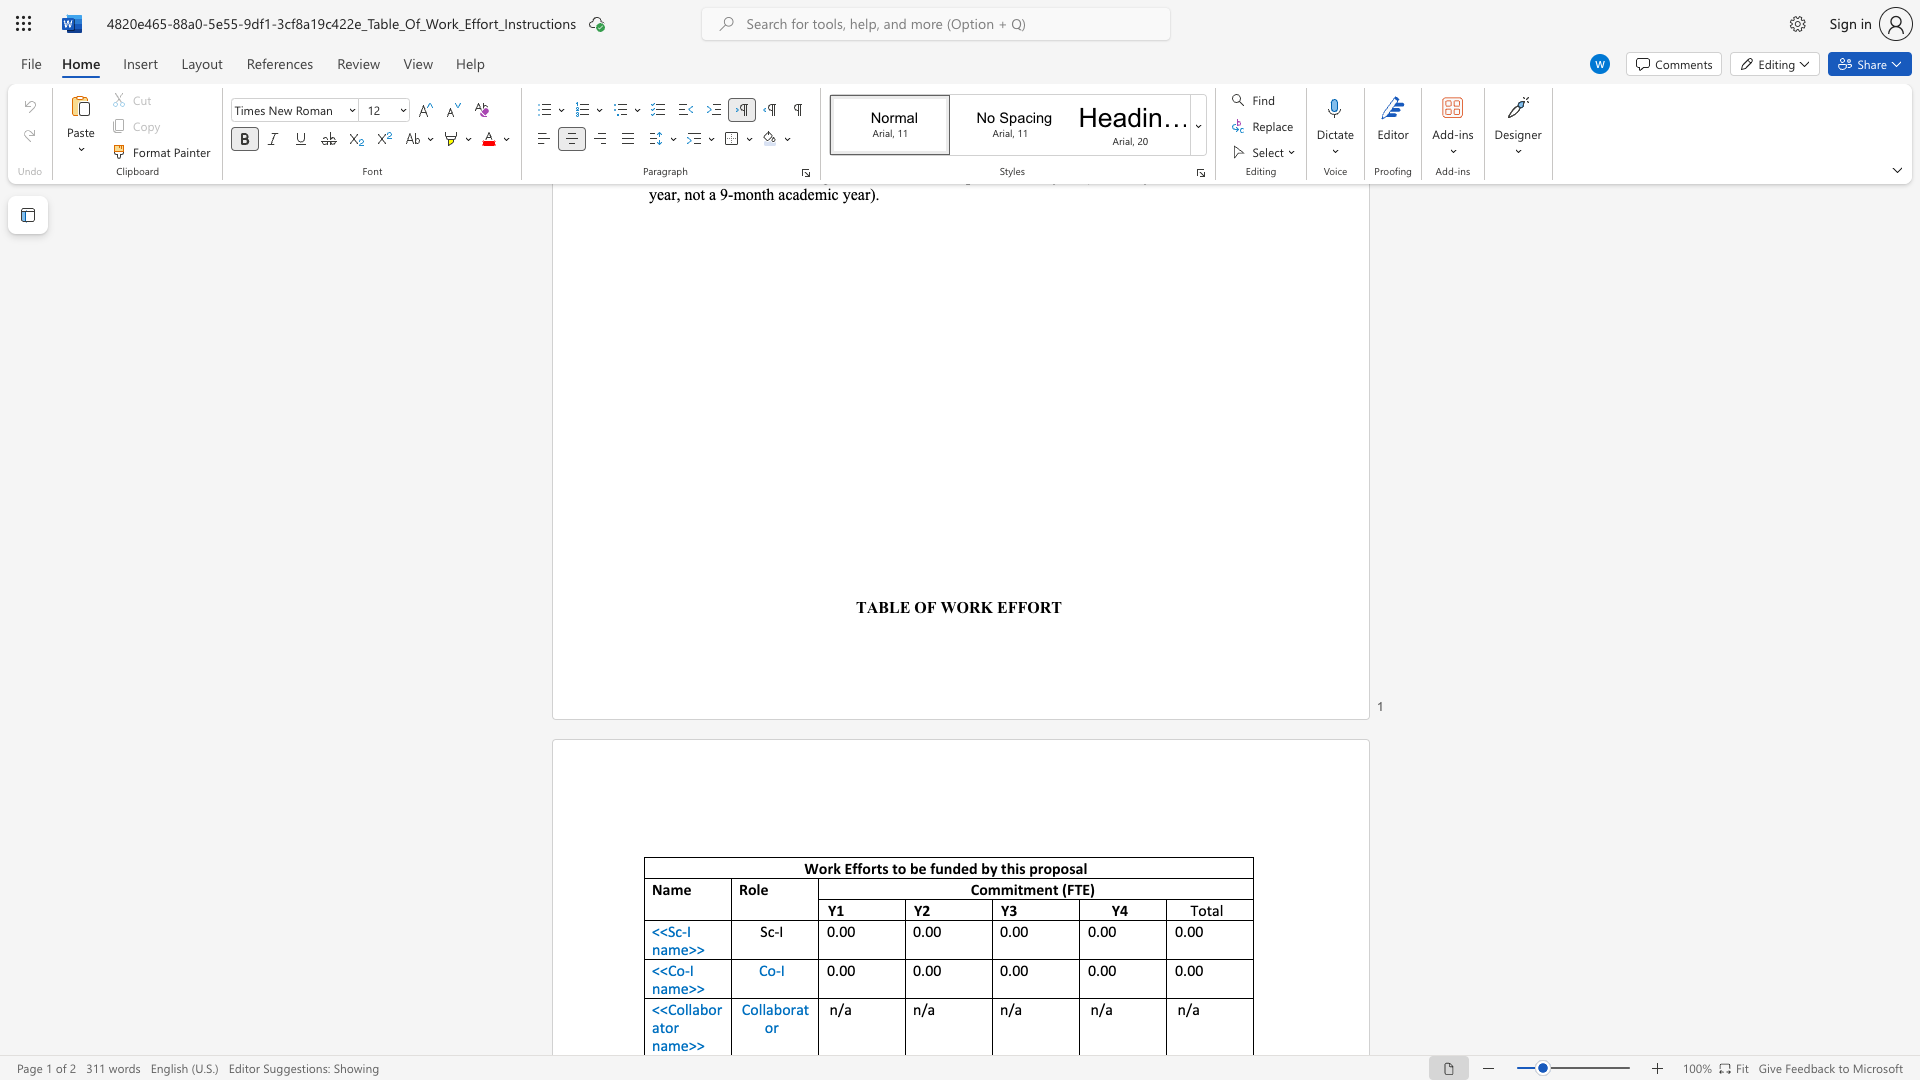 This screenshot has height=1080, width=1920. Describe the element at coordinates (708, 1009) in the screenshot. I see `the subset text "orator name" within the text "<<Collaborator name>>"` at that location.